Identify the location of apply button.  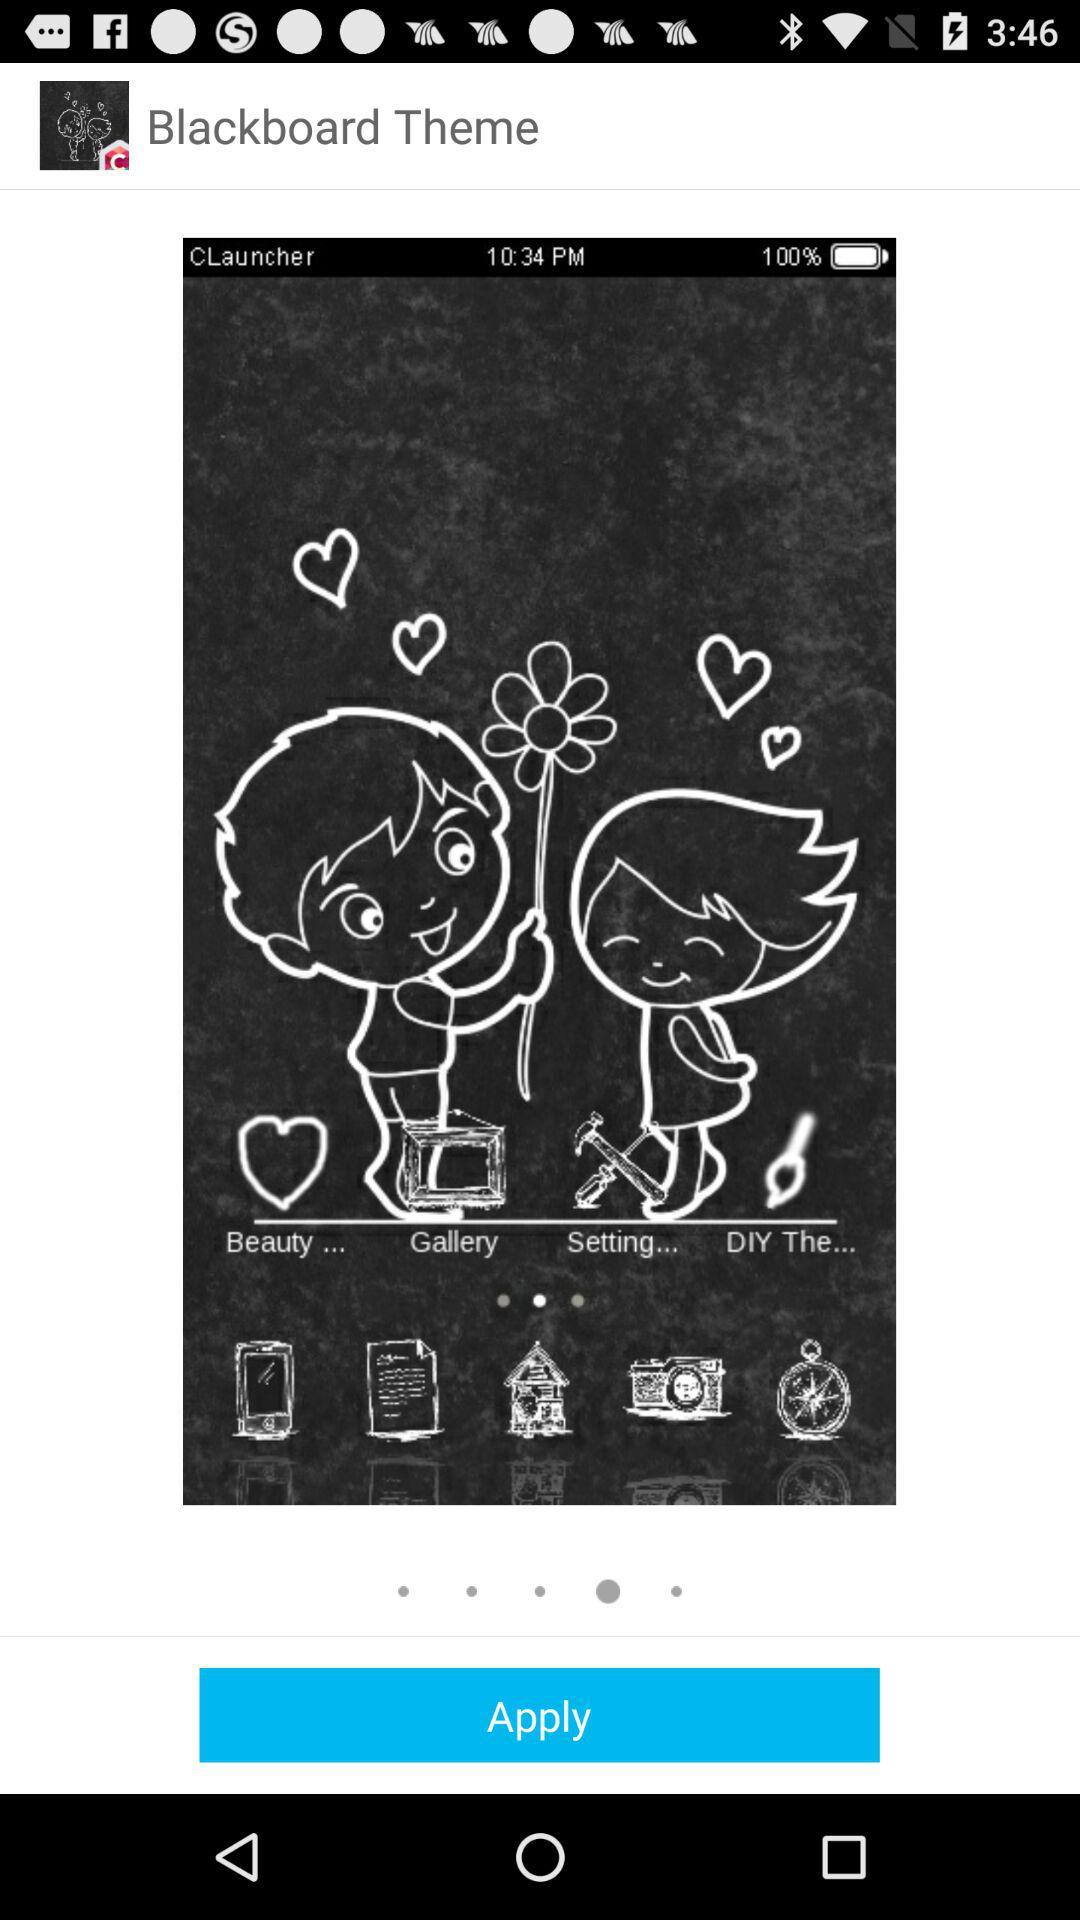
(538, 1714).